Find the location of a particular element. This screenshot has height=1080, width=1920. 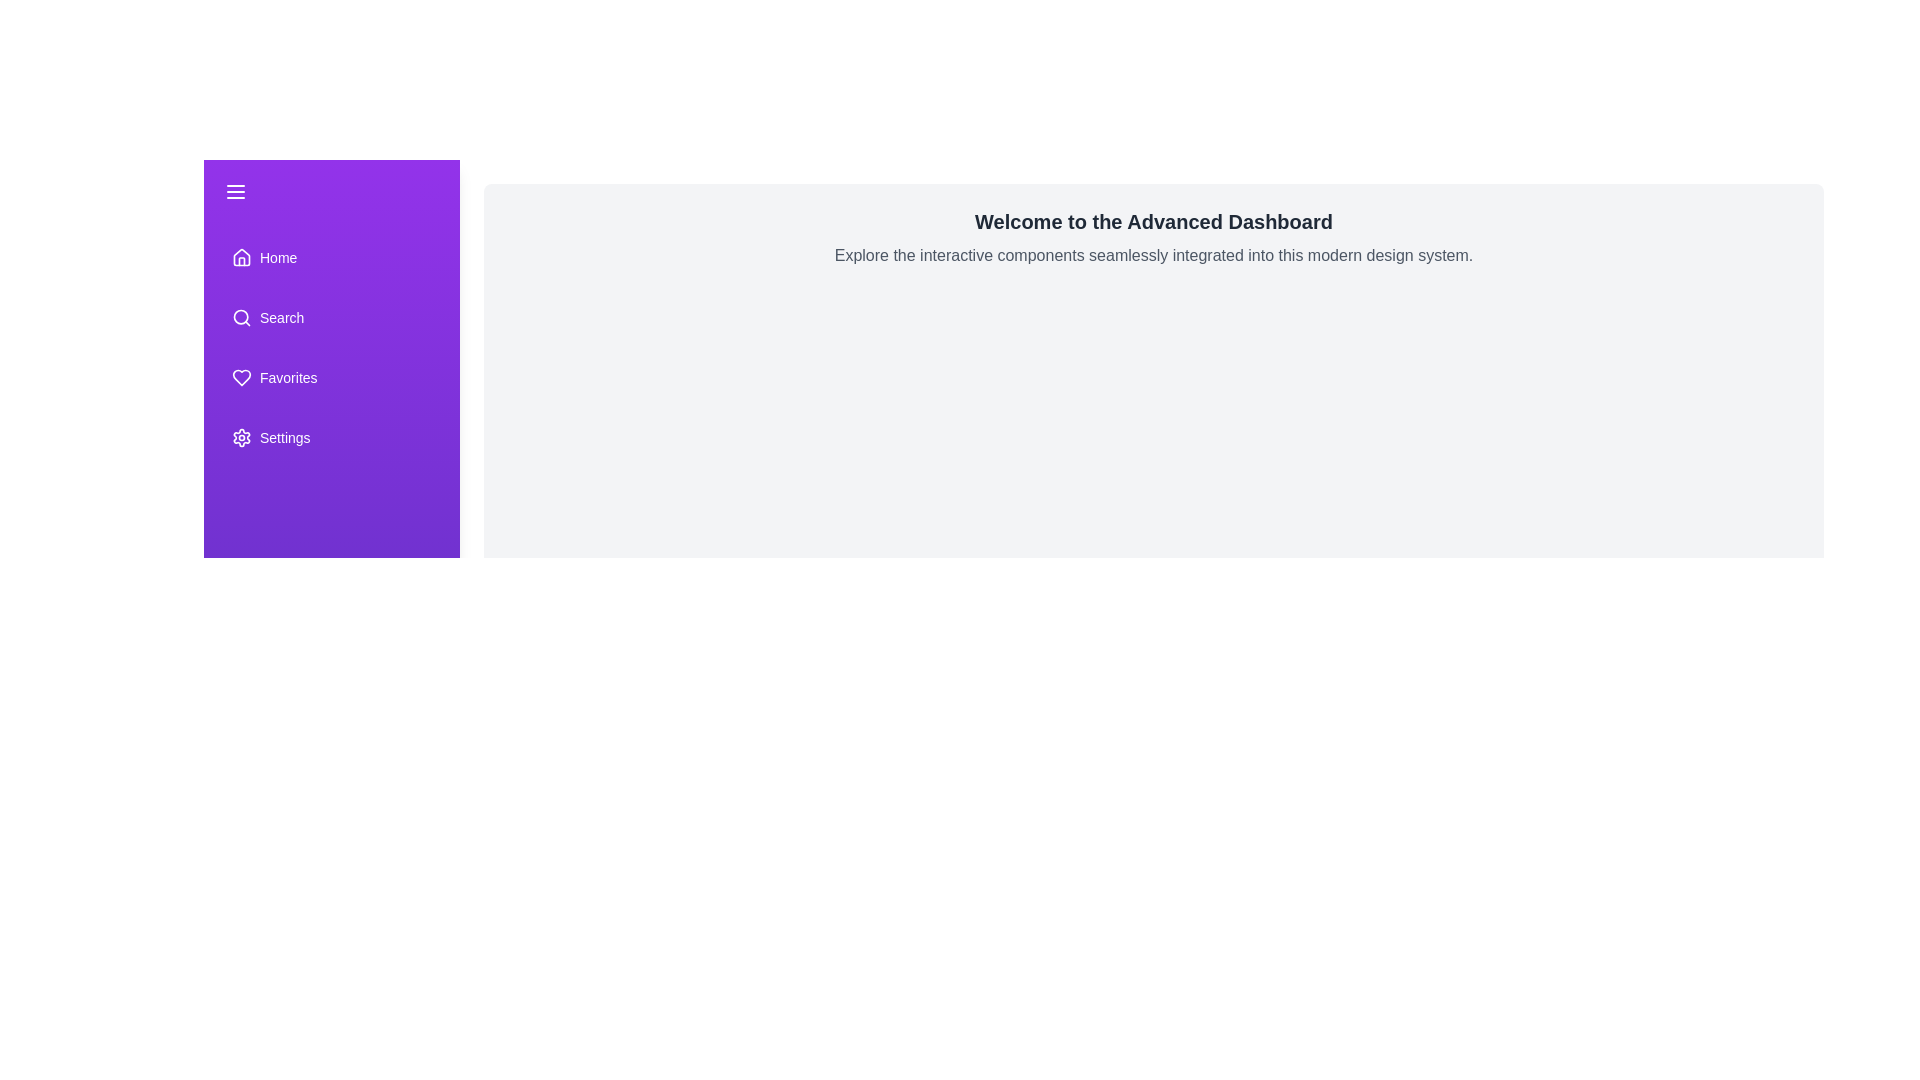

the toggle button to change the drawer state is located at coordinates (235, 192).